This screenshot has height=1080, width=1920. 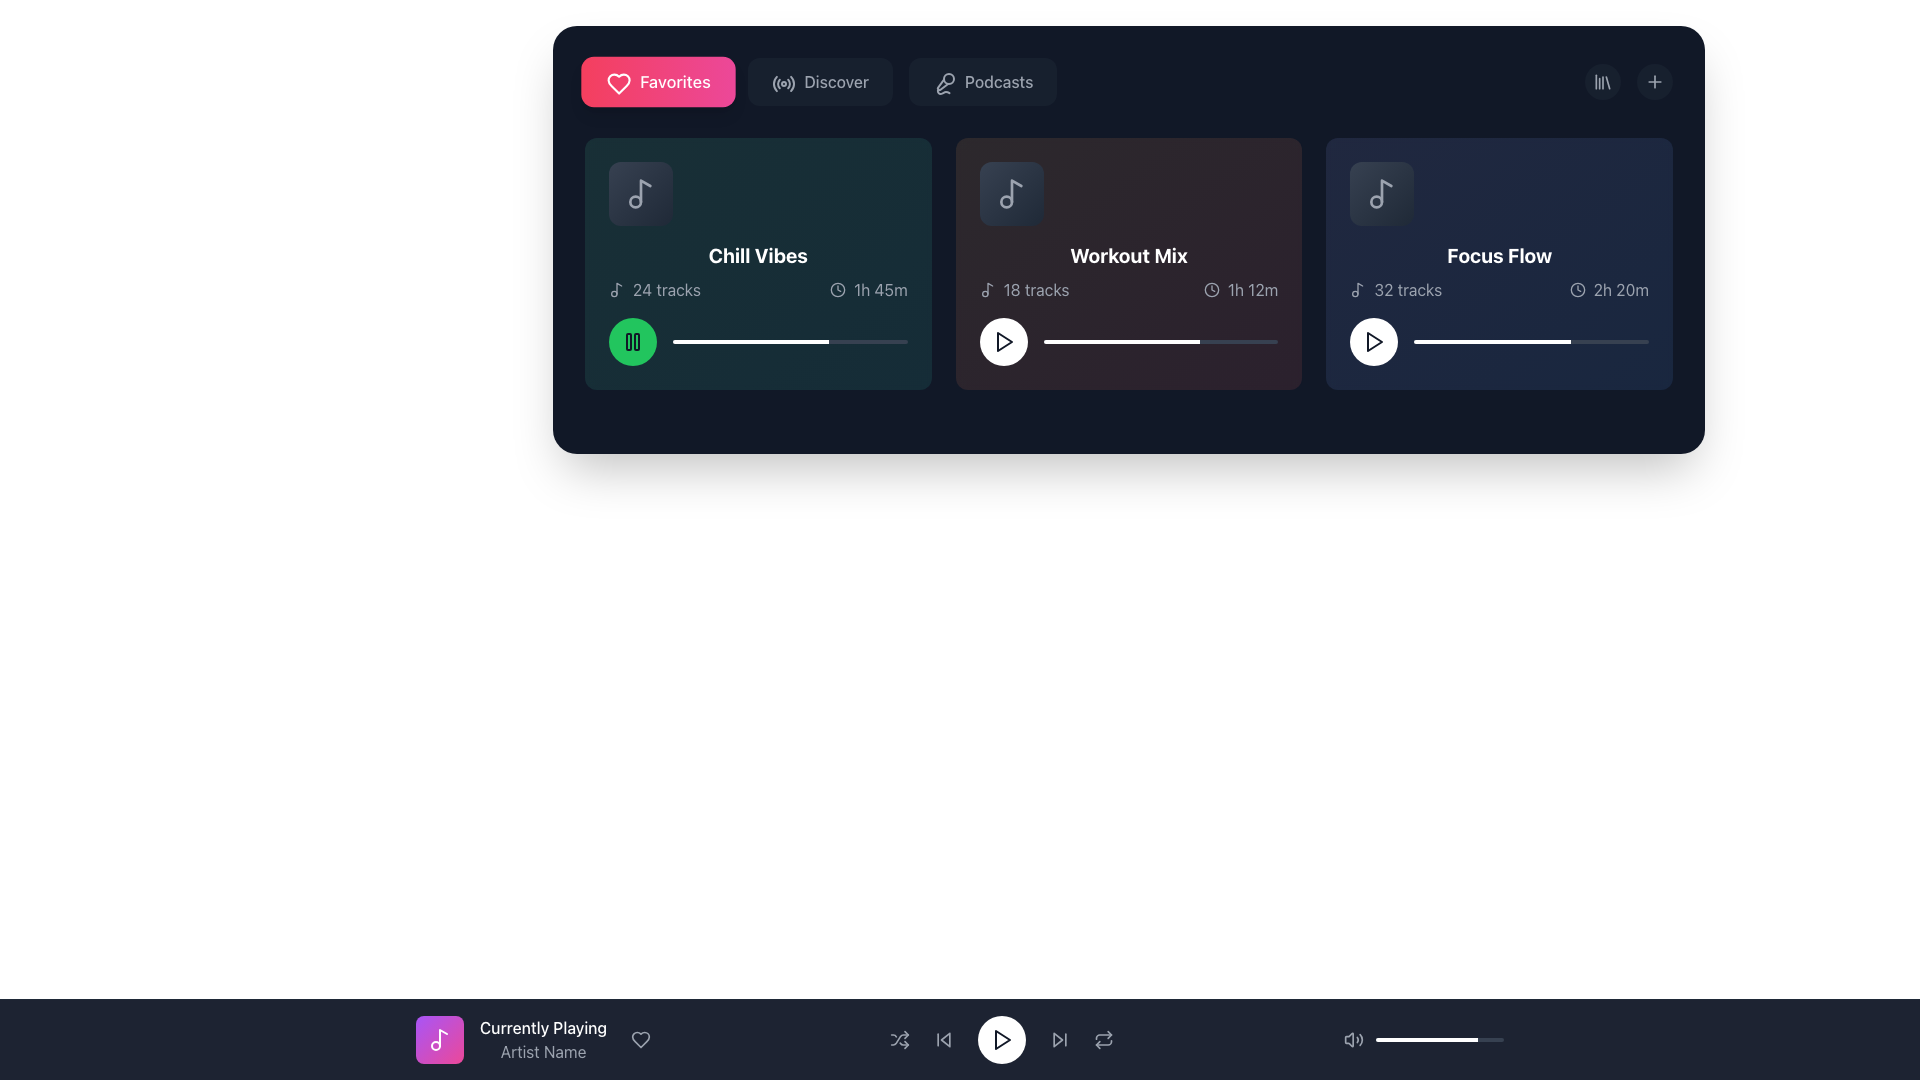 What do you see at coordinates (1499, 262) in the screenshot?
I see `text displayed on the 'Focus Flow' label, which is styled in bold white font on a dark blue background within the third card of the second section` at bounding box center [1499, 262].